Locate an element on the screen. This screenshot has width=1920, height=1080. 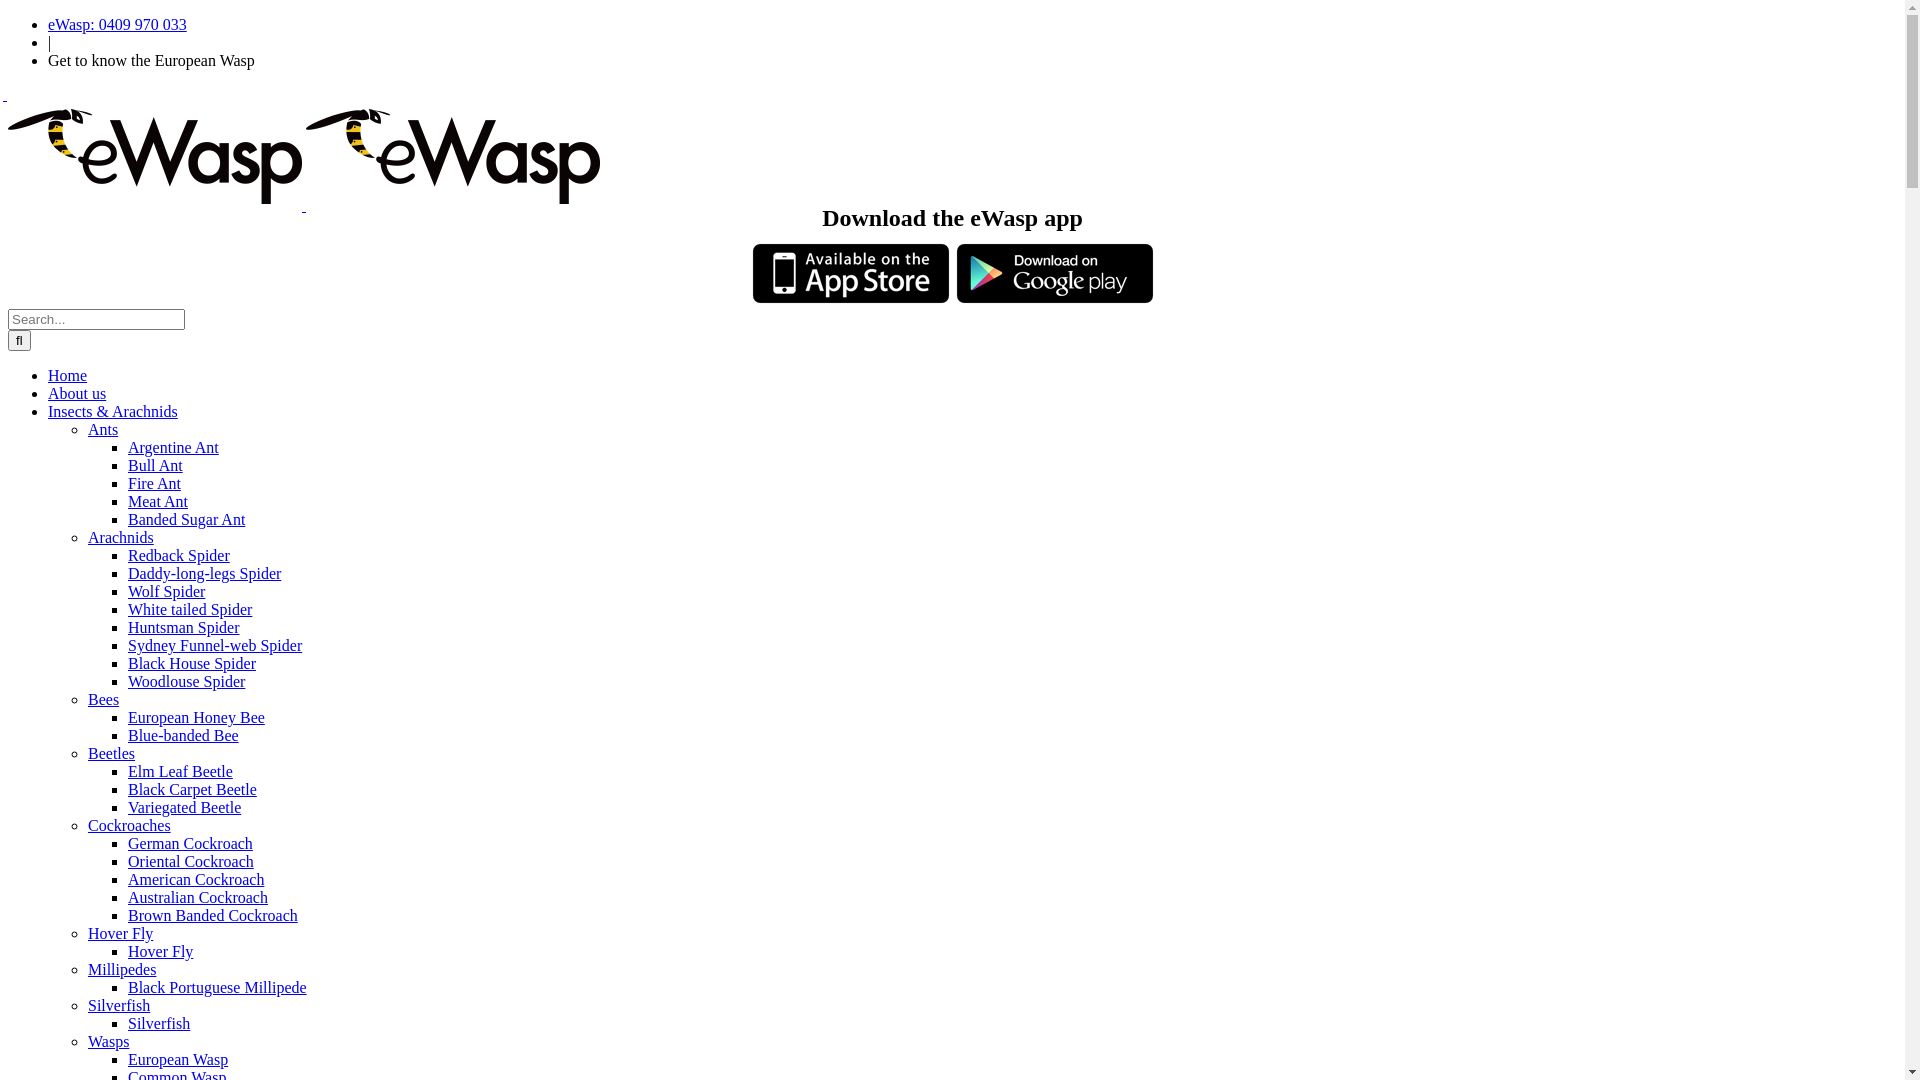
'Woodlouse Spider' is located at coordinates (127, 680).